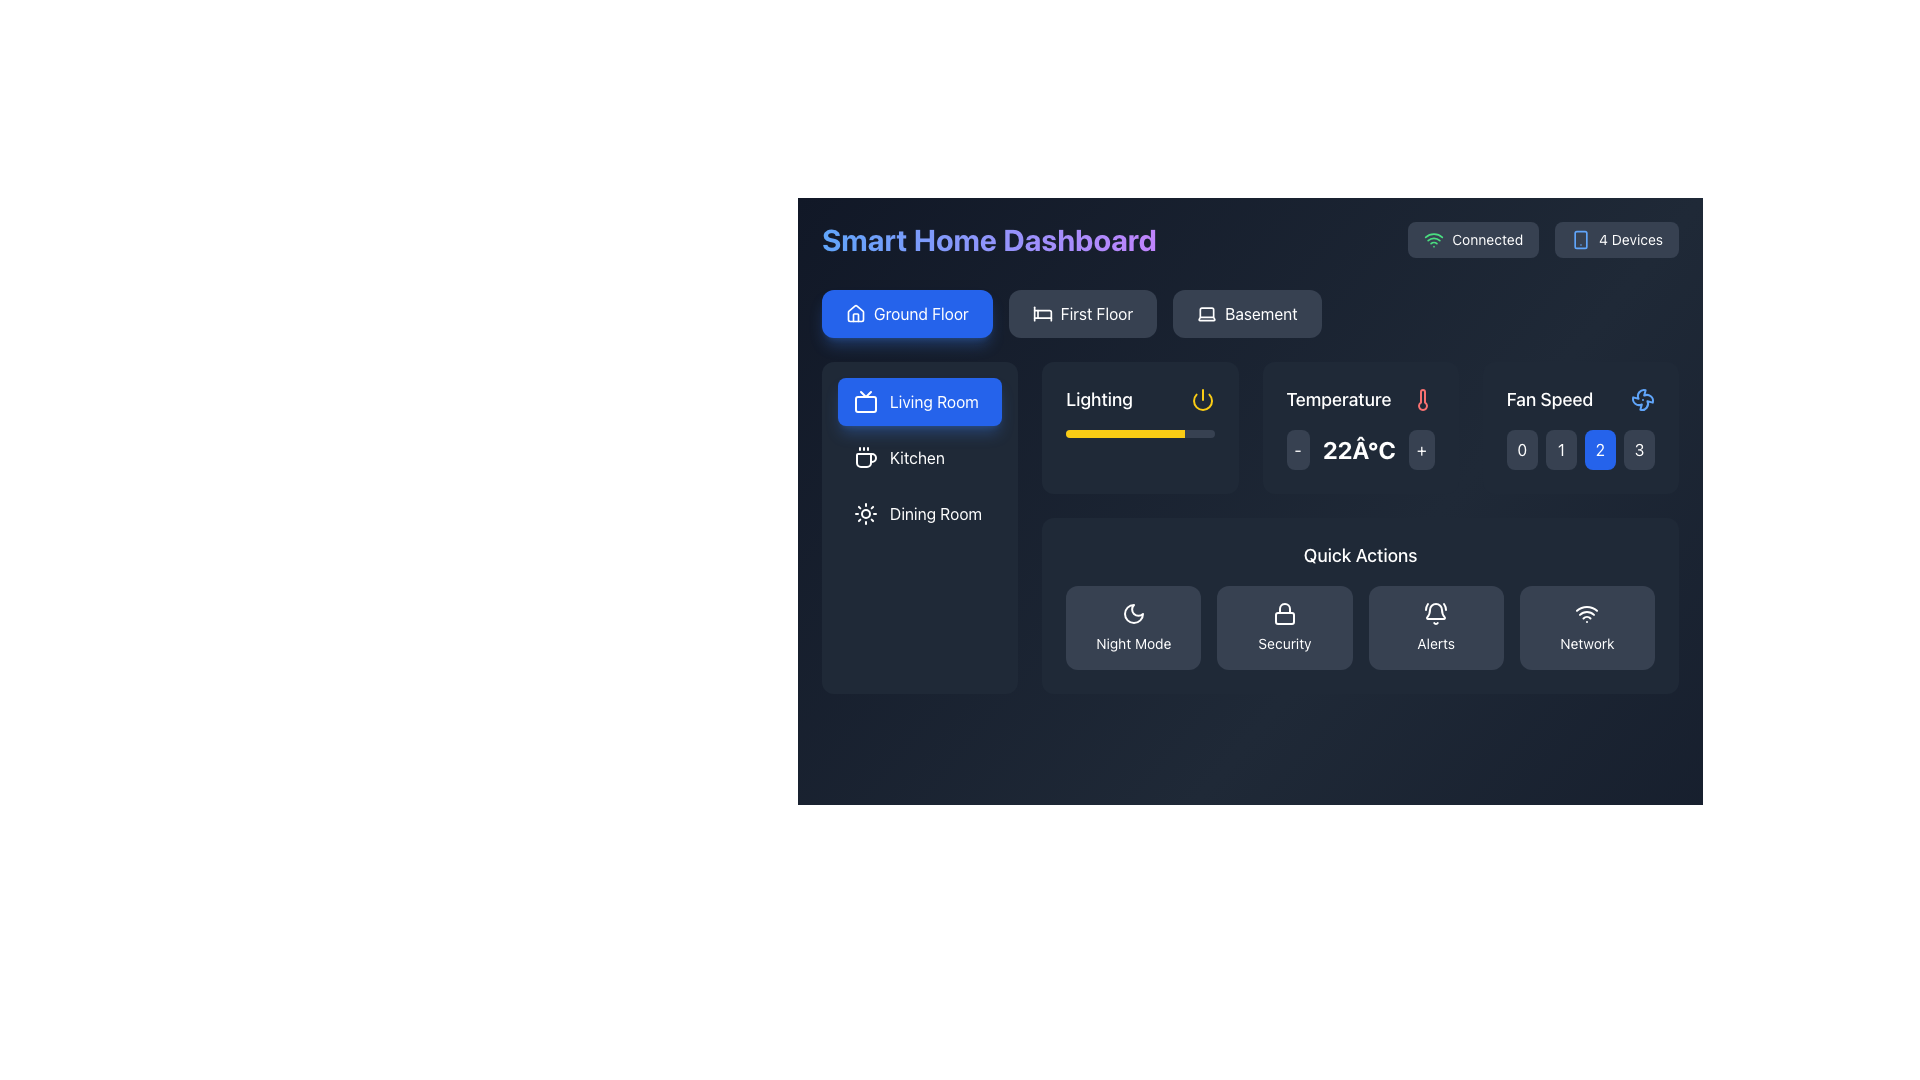  I want to click on the 'Lighting' text label, which is styled in medium bold font and appears in light color against a dark background, located in the upper-left section of the lighting controls interface, so click(1098, 400).